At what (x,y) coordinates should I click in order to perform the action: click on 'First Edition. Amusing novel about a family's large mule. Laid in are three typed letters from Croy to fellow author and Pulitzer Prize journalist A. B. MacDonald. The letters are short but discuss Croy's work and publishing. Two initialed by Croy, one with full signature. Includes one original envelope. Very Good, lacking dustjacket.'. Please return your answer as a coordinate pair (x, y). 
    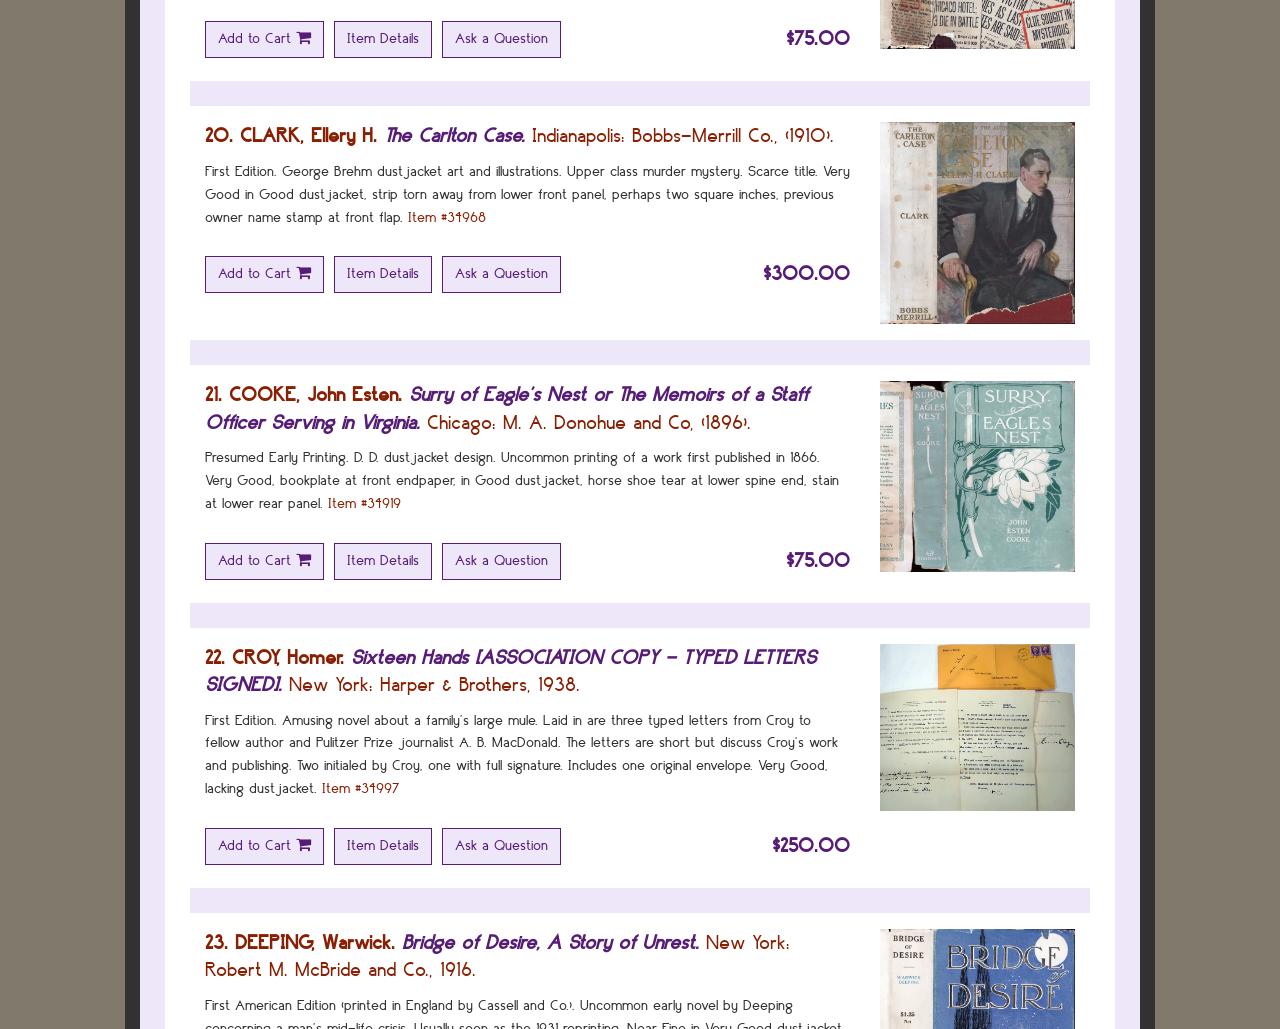
    Looking at the image, I should click on (521, 754).